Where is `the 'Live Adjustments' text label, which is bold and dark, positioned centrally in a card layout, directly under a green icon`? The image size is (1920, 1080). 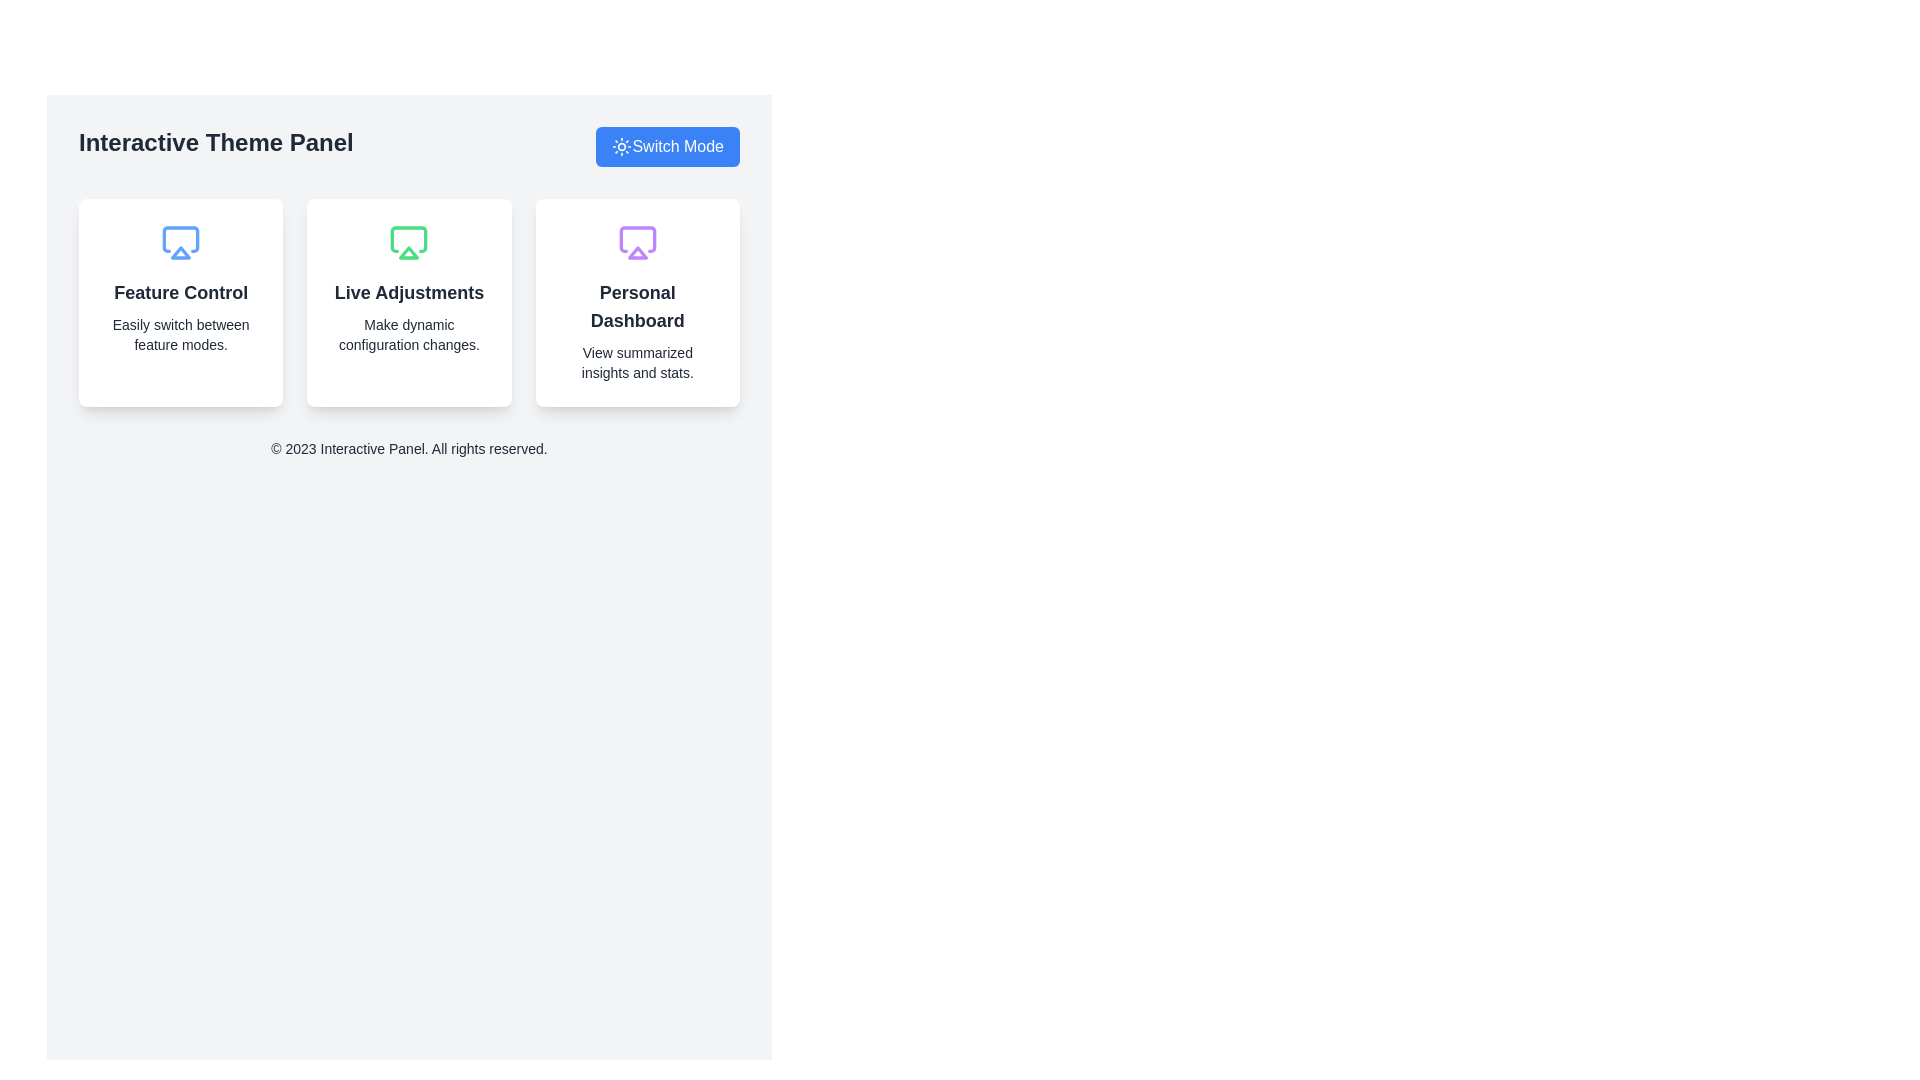 the 'Live Adjustments' text label, which is bold and dark, positioned centrally in a card layout, directly under a green icon is located at coordinates (408, 293).